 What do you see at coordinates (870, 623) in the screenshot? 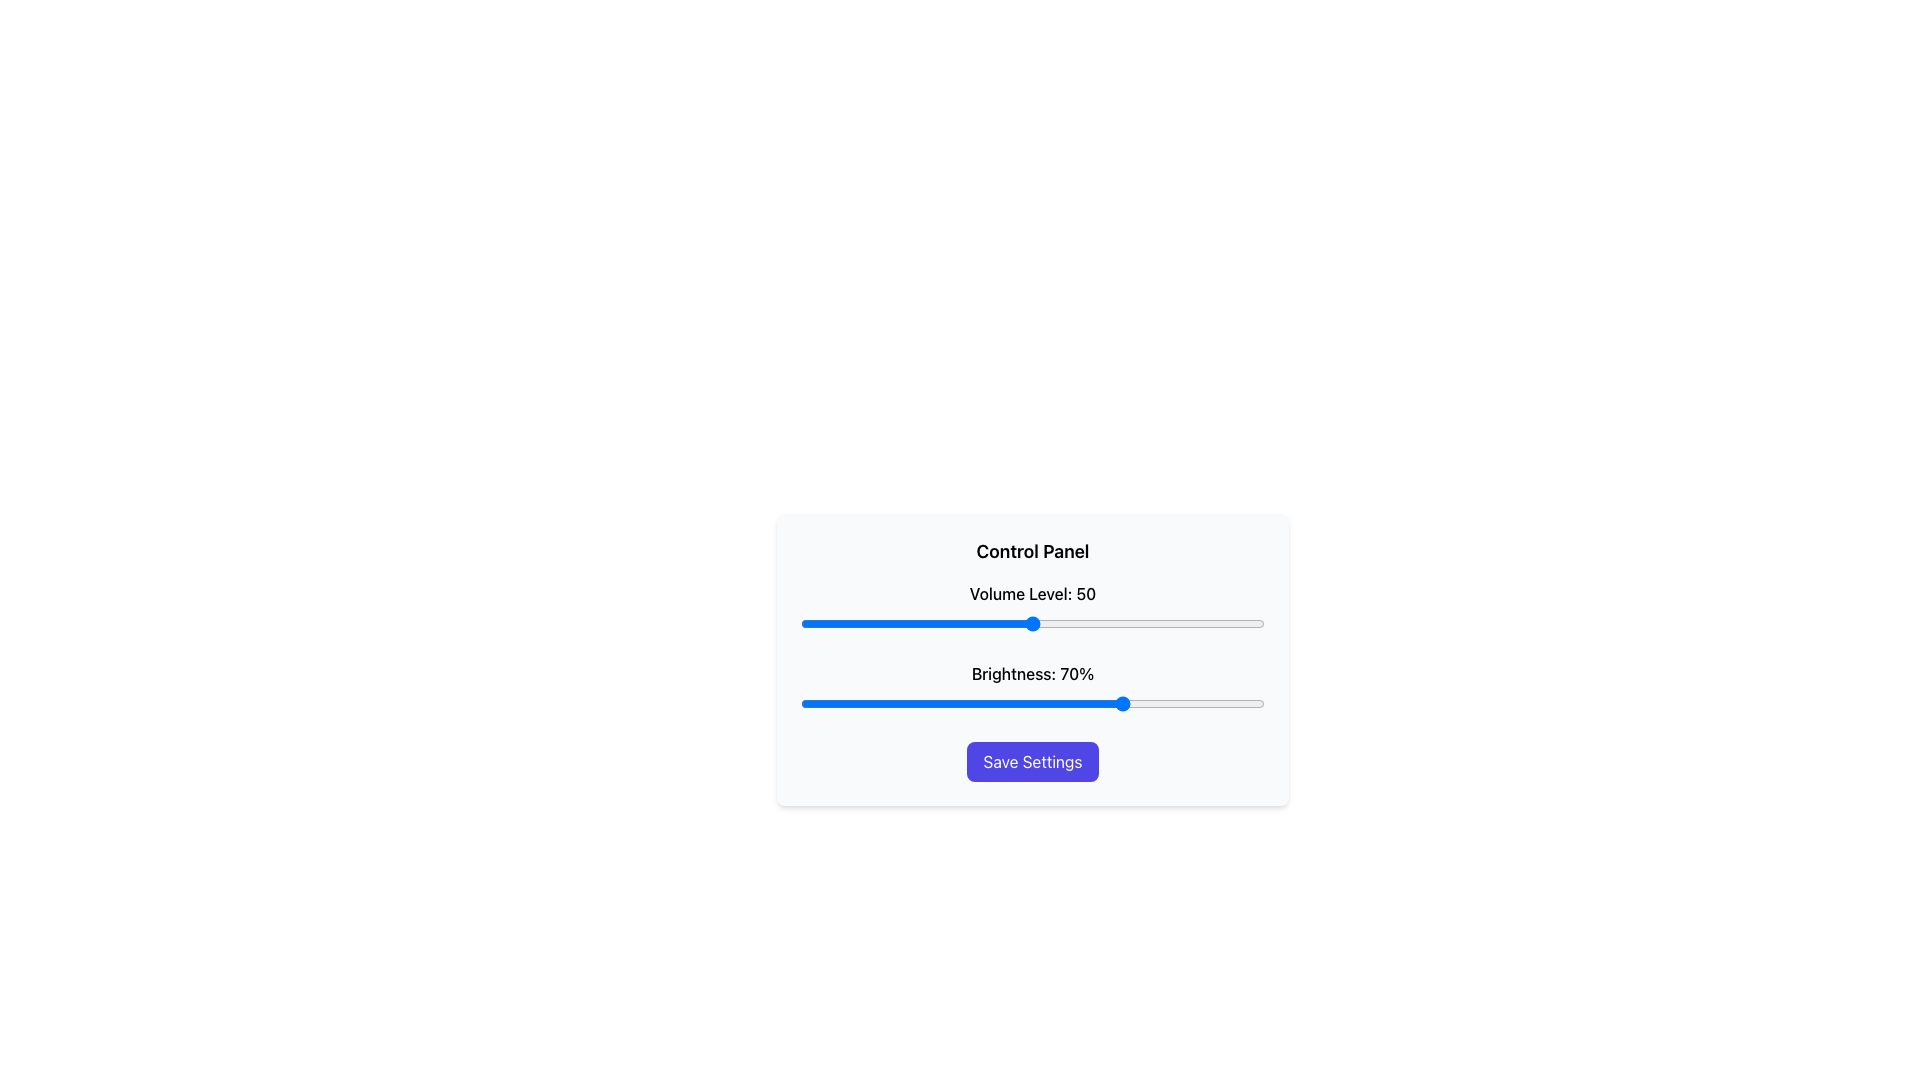
I see `the volume level` at bounding box center [870, 623].